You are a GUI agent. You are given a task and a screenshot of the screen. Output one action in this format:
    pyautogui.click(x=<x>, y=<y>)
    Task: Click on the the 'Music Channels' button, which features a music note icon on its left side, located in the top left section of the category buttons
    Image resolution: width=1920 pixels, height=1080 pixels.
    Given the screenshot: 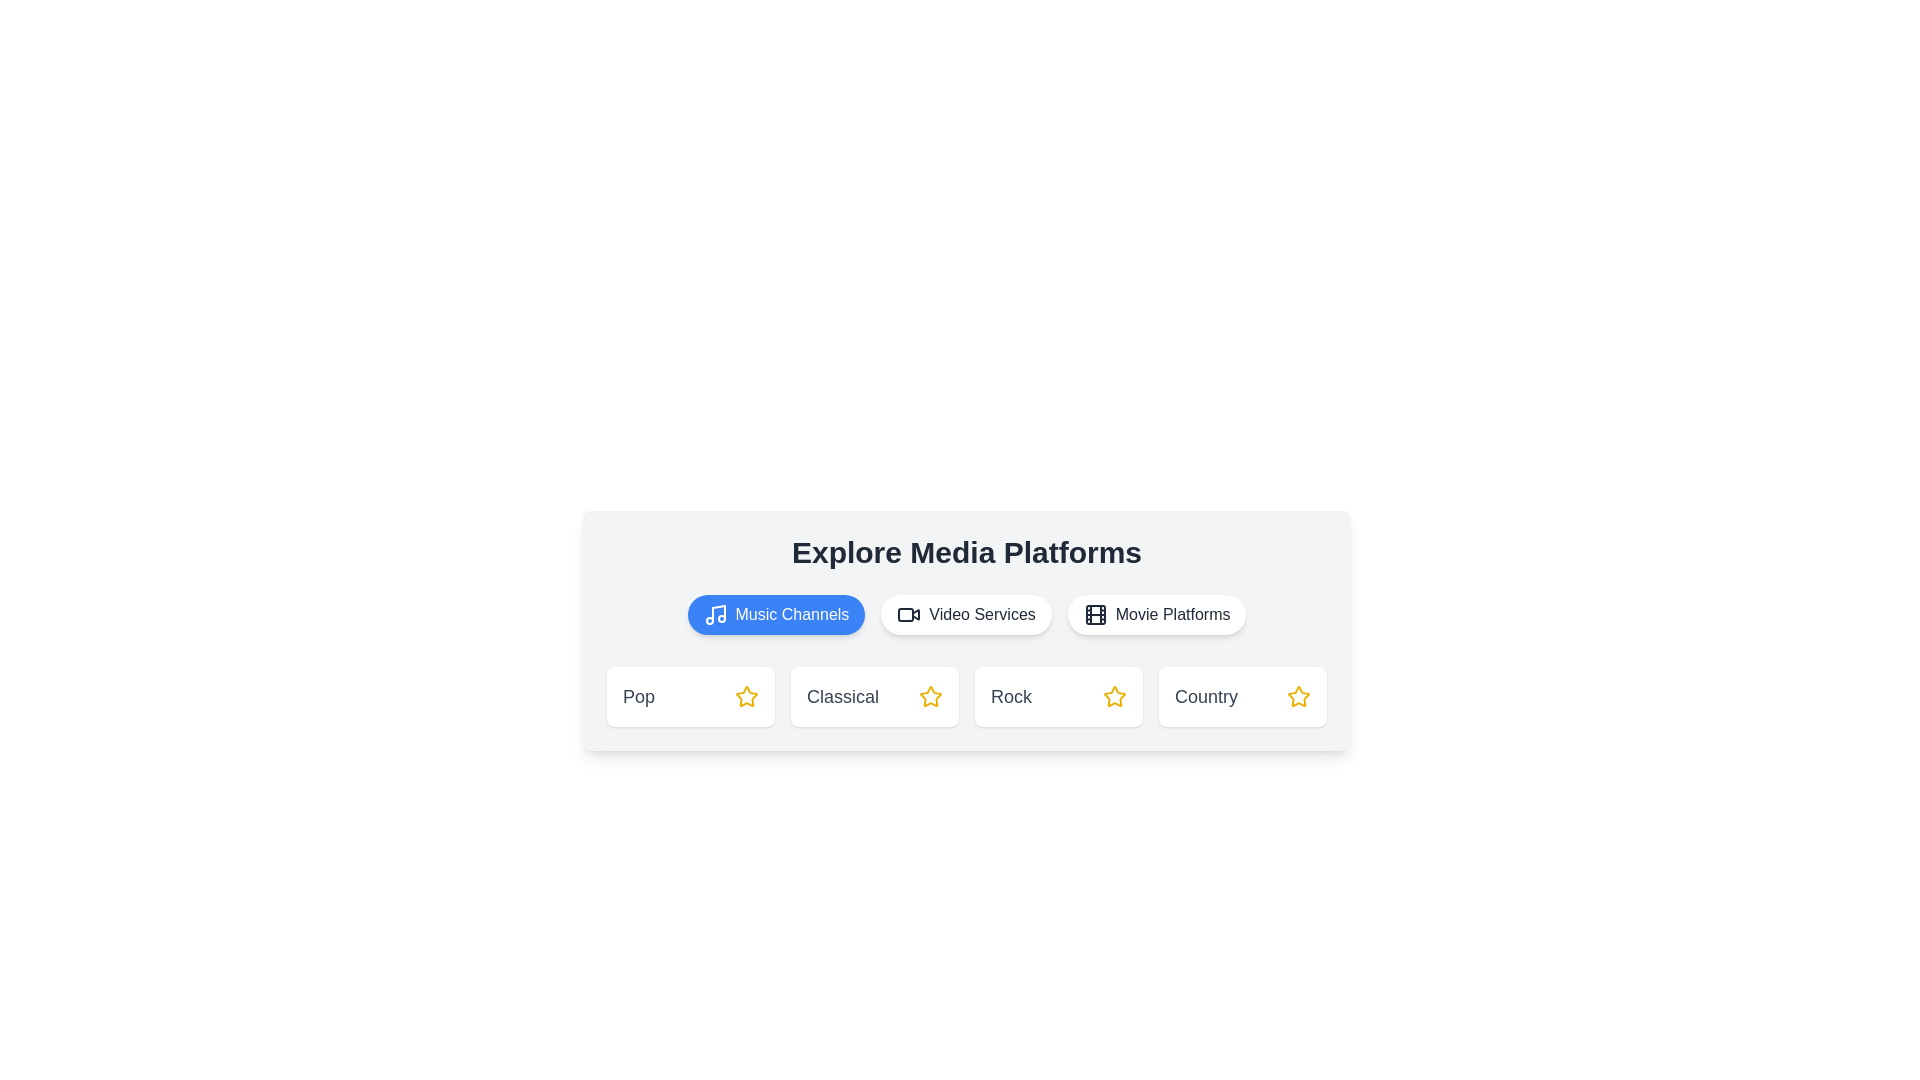 What is the action you would take?
    pyautogui.click(x=715, y=613)
    